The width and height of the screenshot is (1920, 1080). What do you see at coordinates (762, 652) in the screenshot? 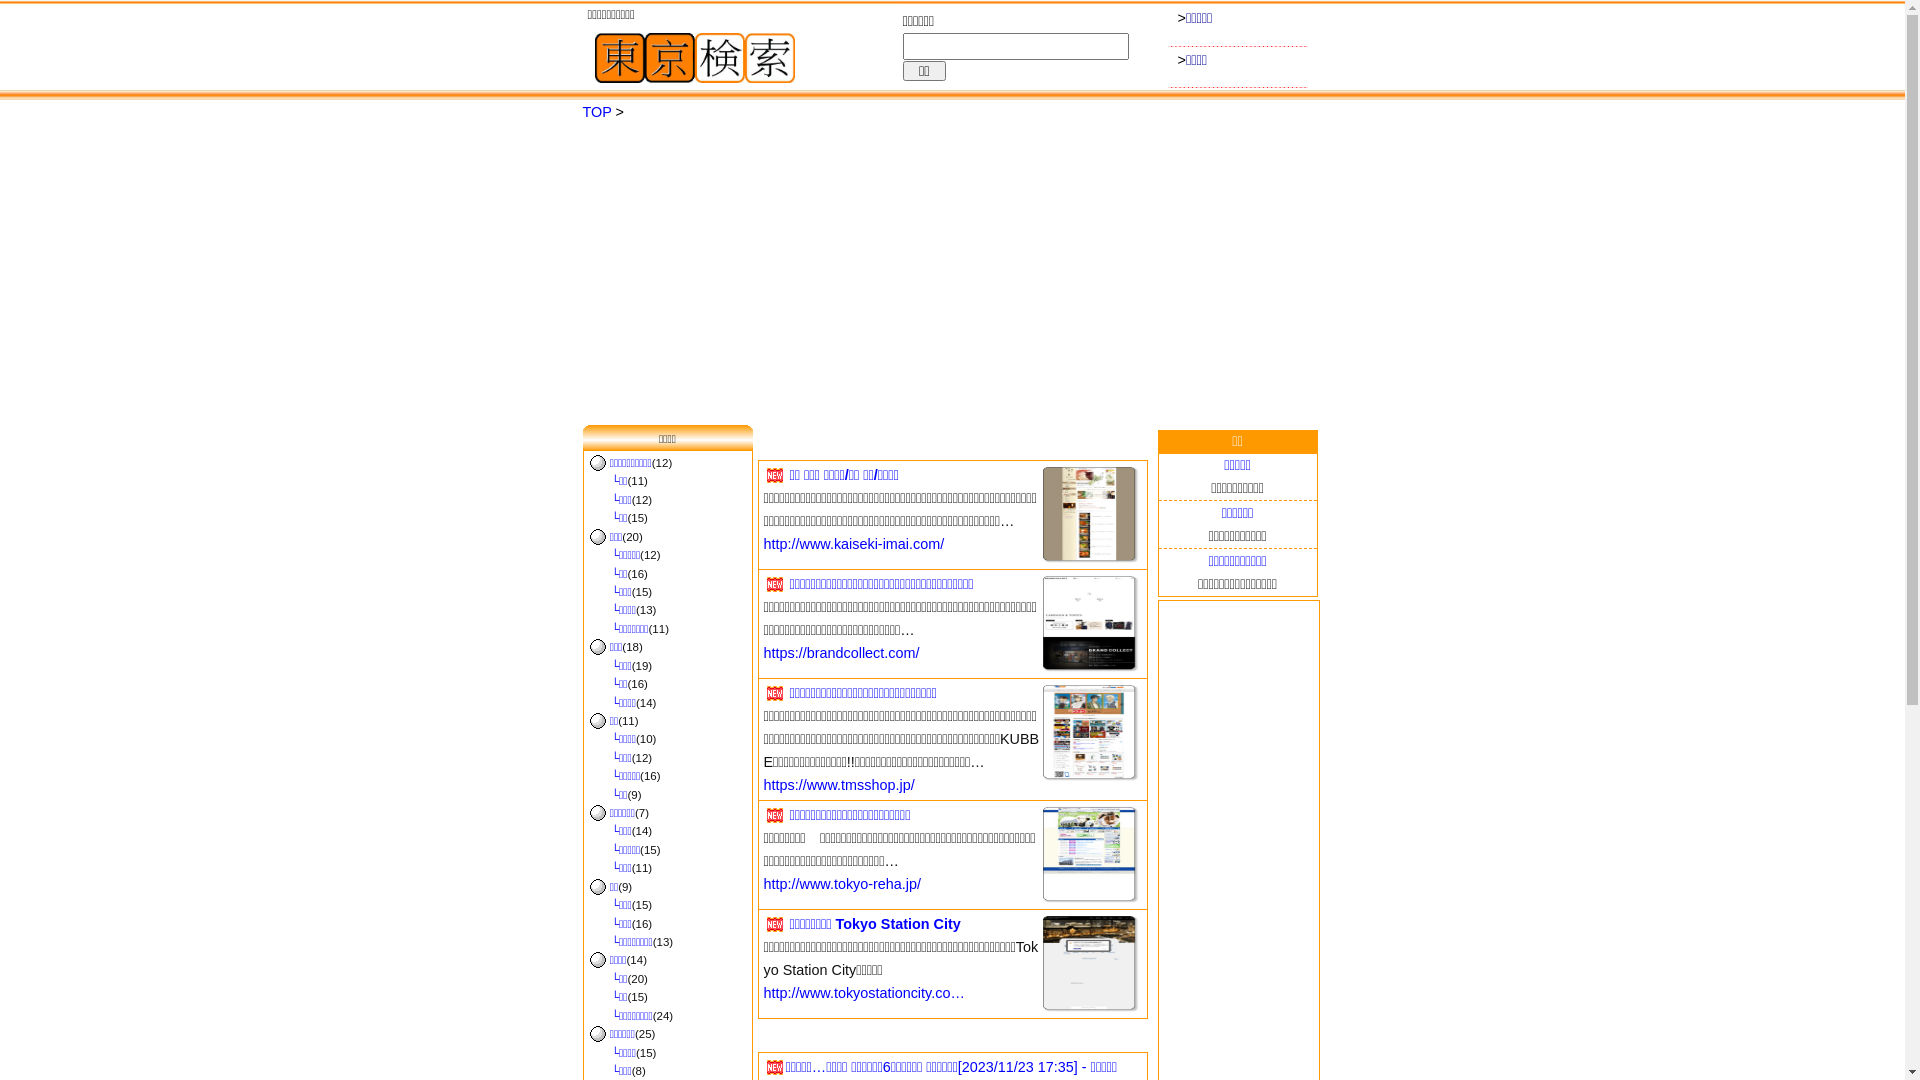
I see `'https://brandcollect.com/'` at bounding box center [762, 652].